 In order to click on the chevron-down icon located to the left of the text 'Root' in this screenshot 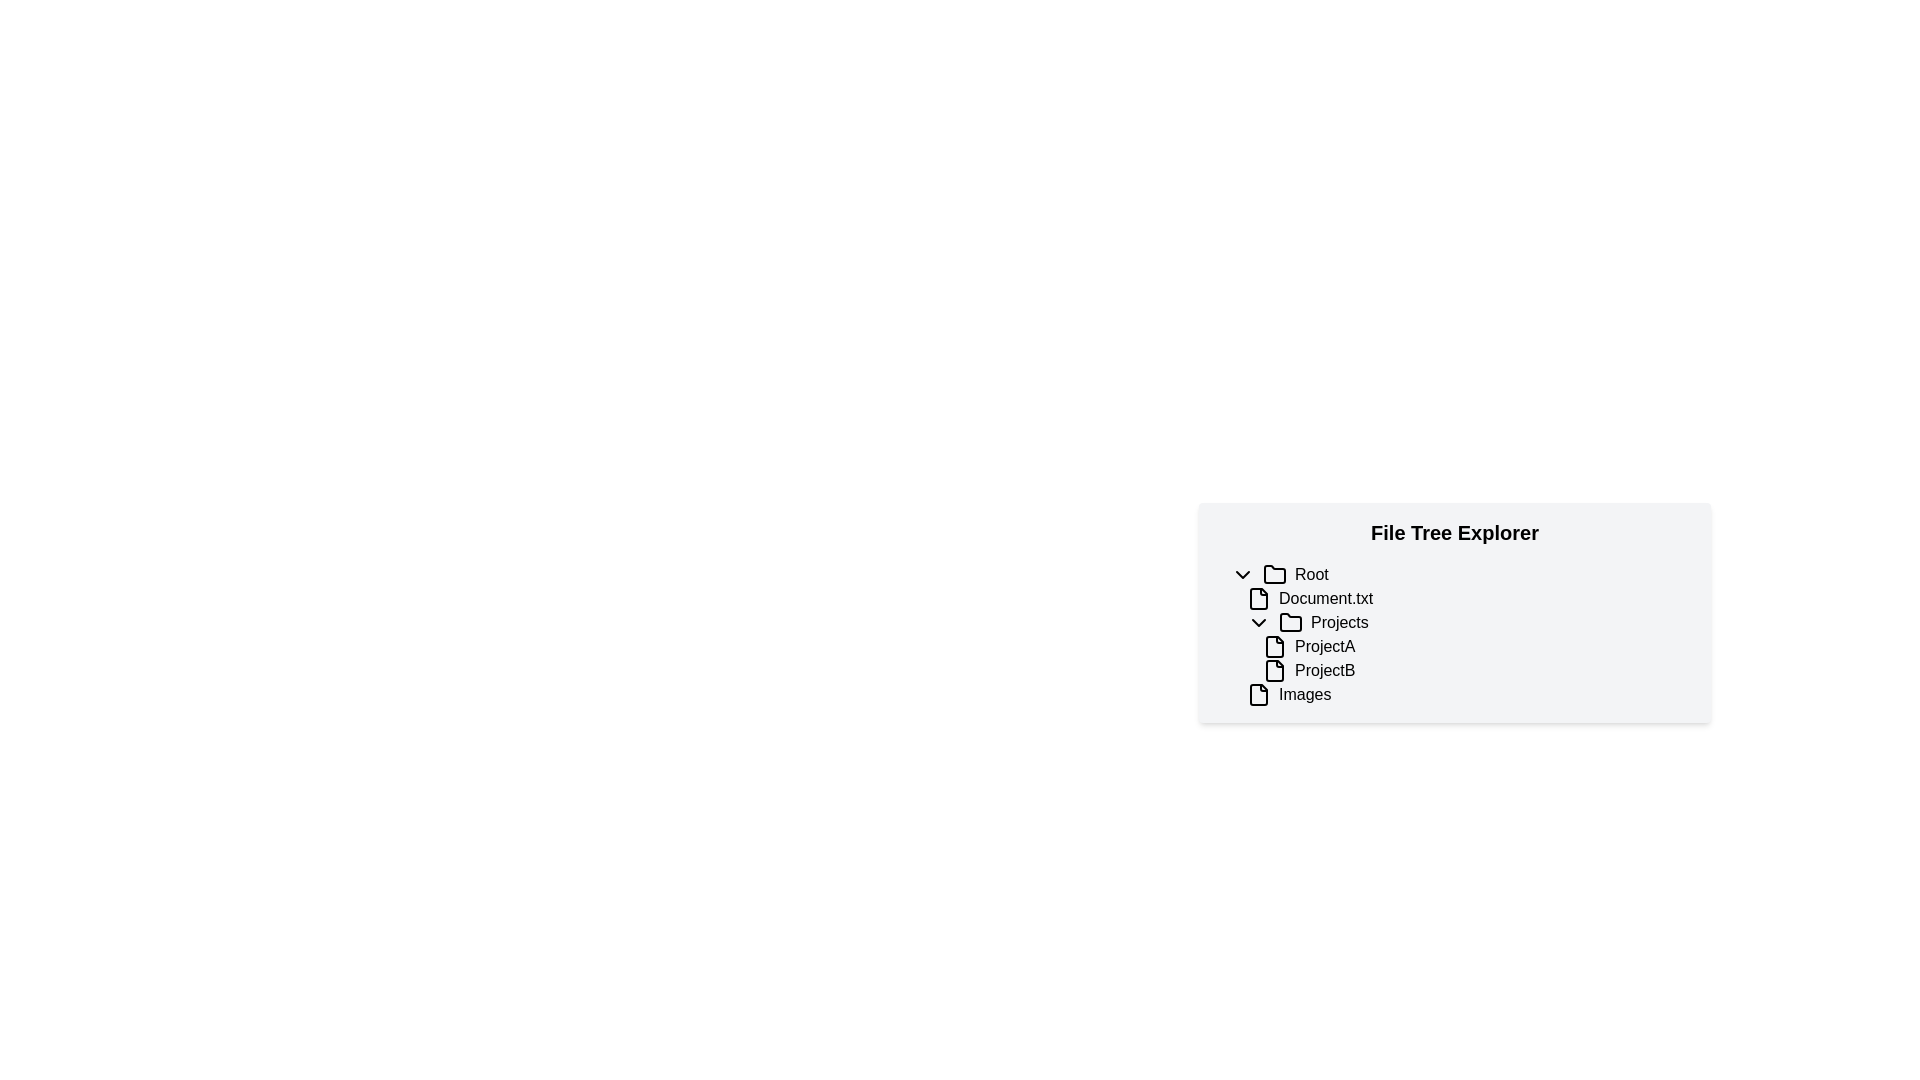, I will do `click(1242, 574)`.